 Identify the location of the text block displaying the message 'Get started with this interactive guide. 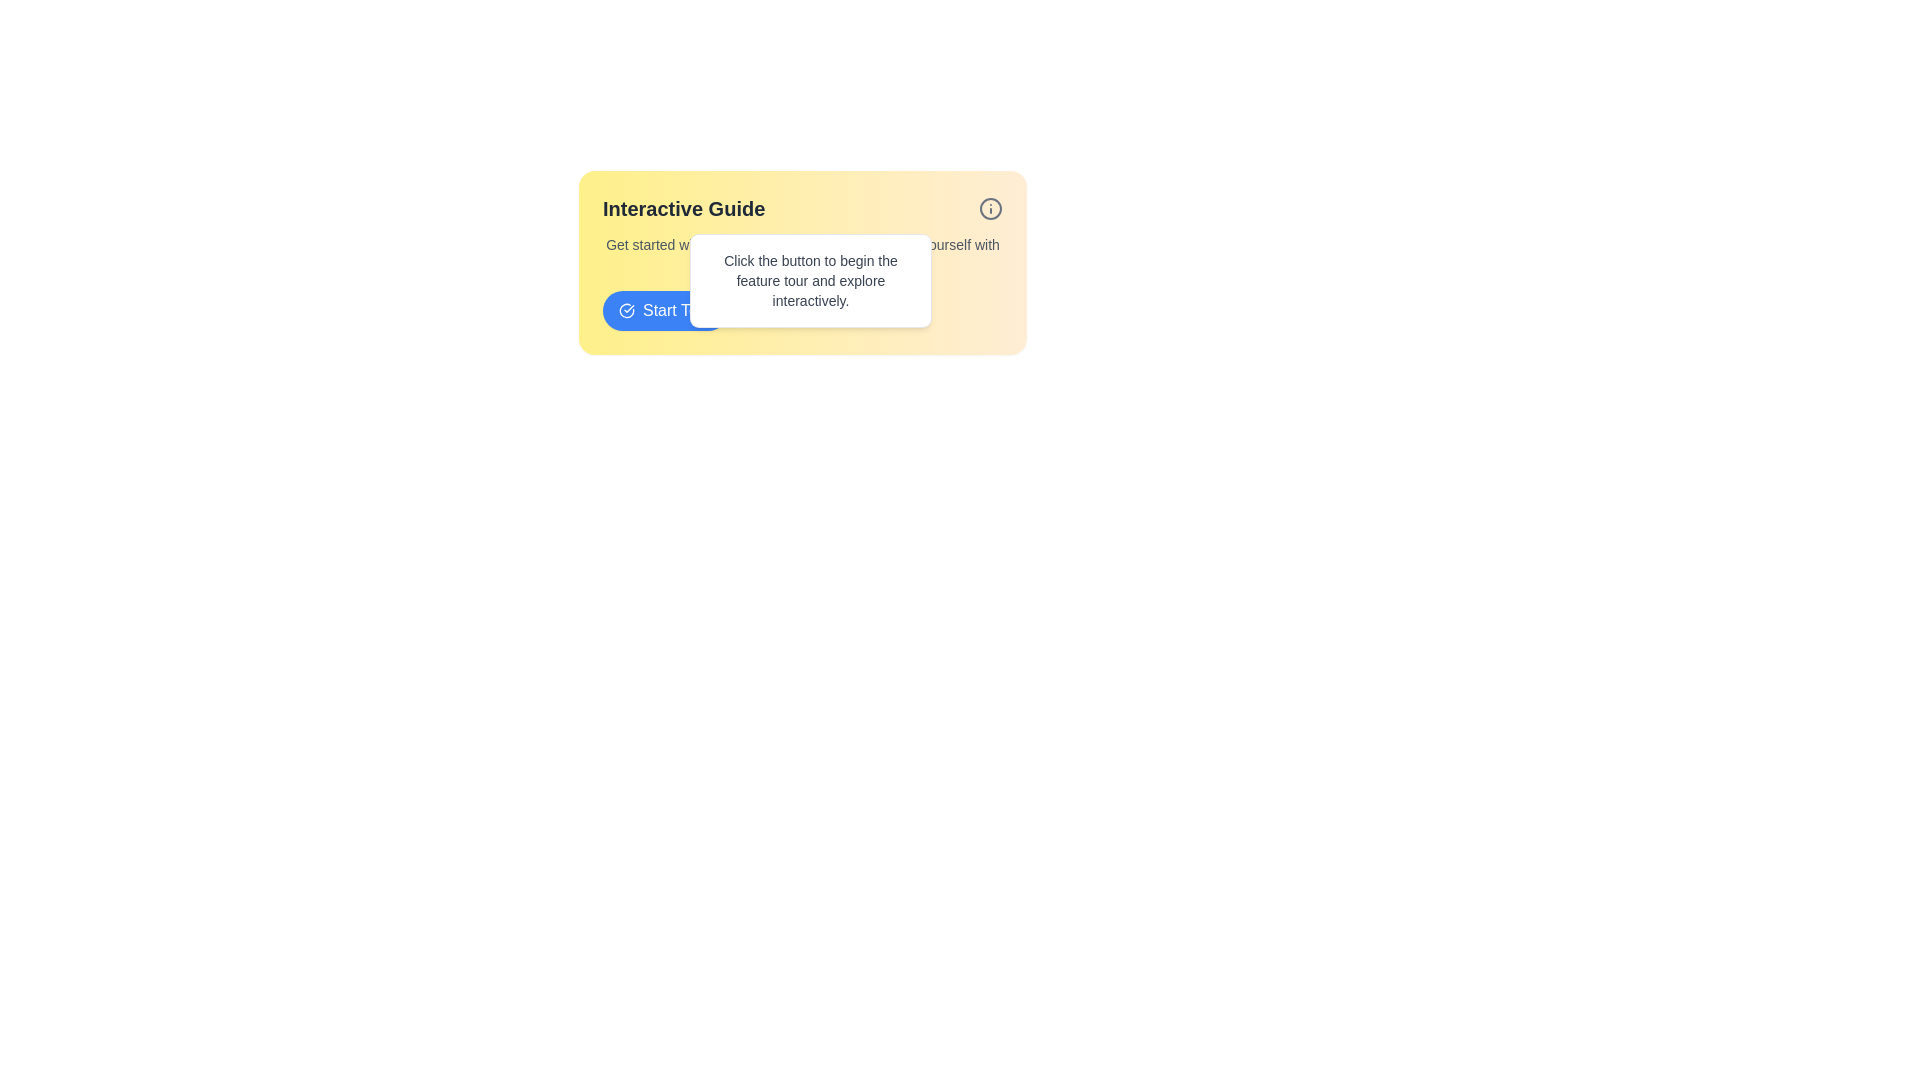
(802, 253).